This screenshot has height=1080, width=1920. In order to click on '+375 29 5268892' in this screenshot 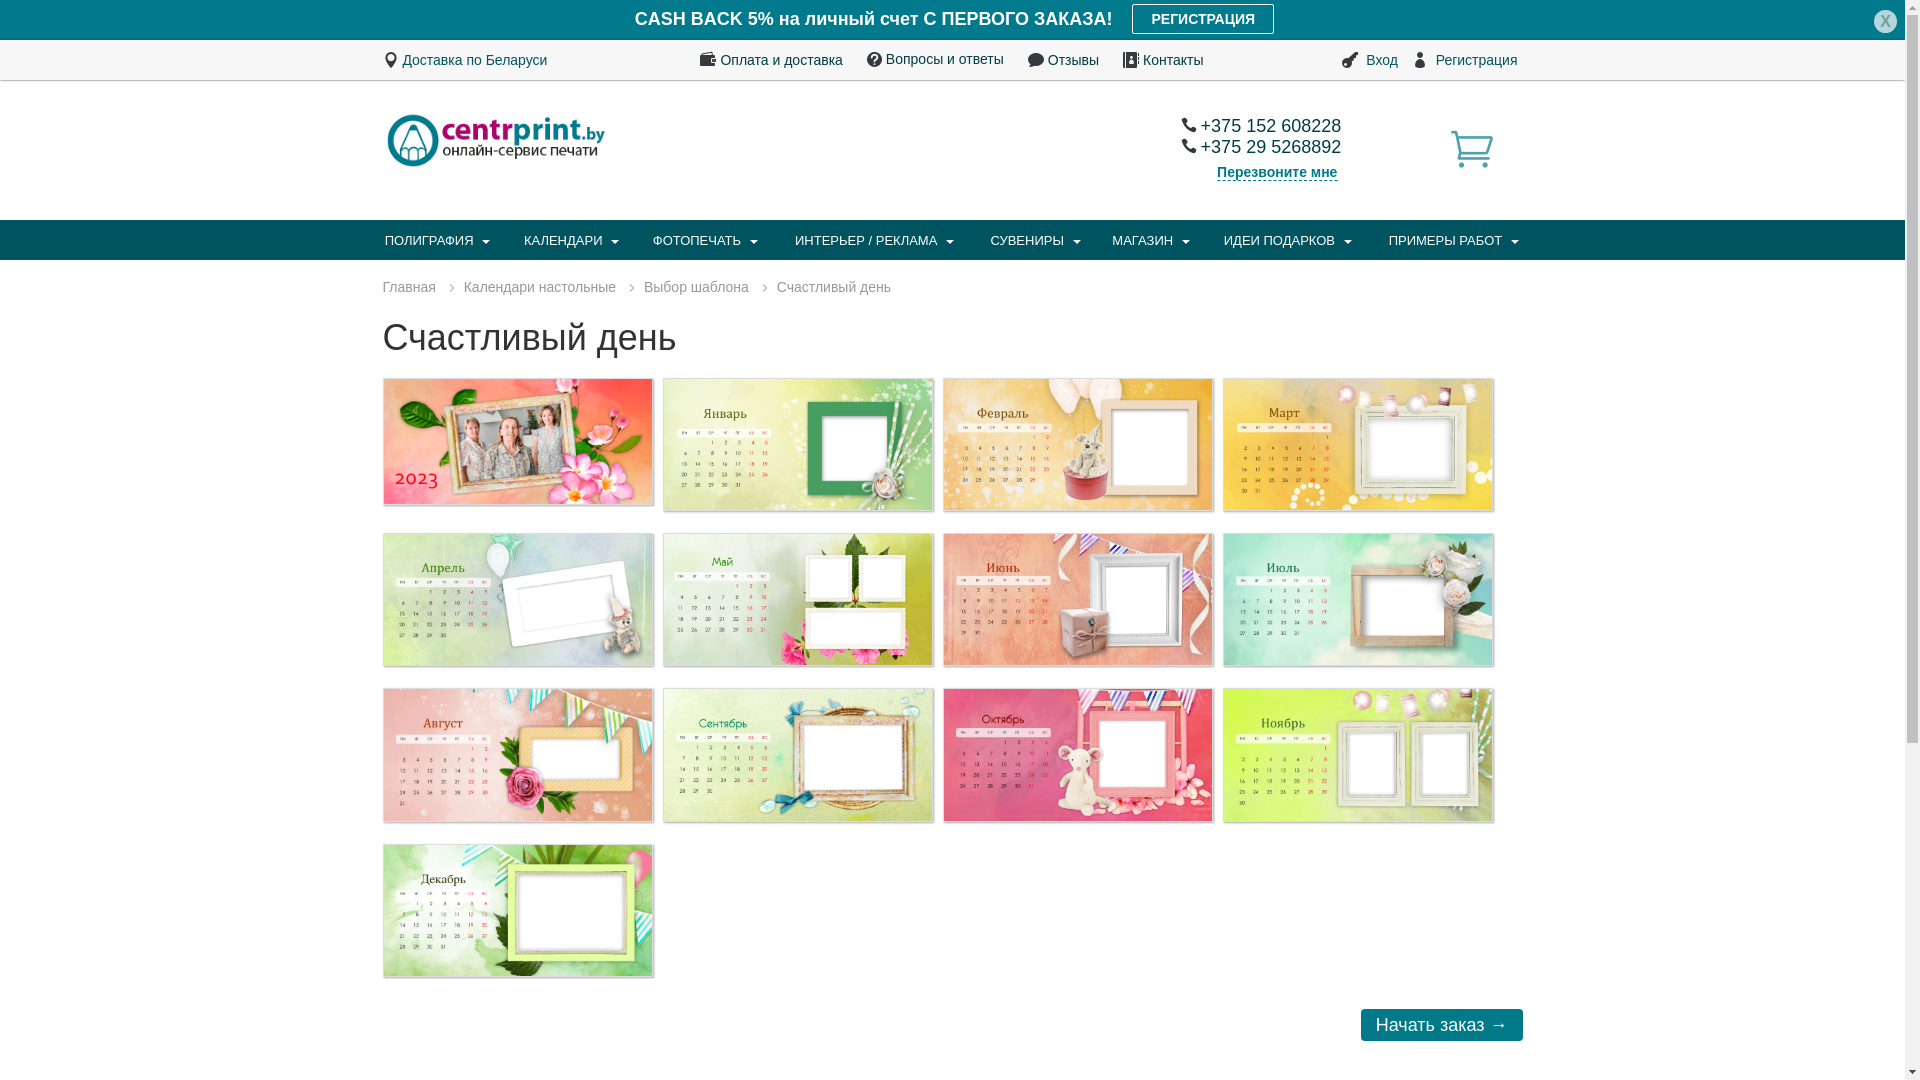, I will do `click(1180, 145)`.